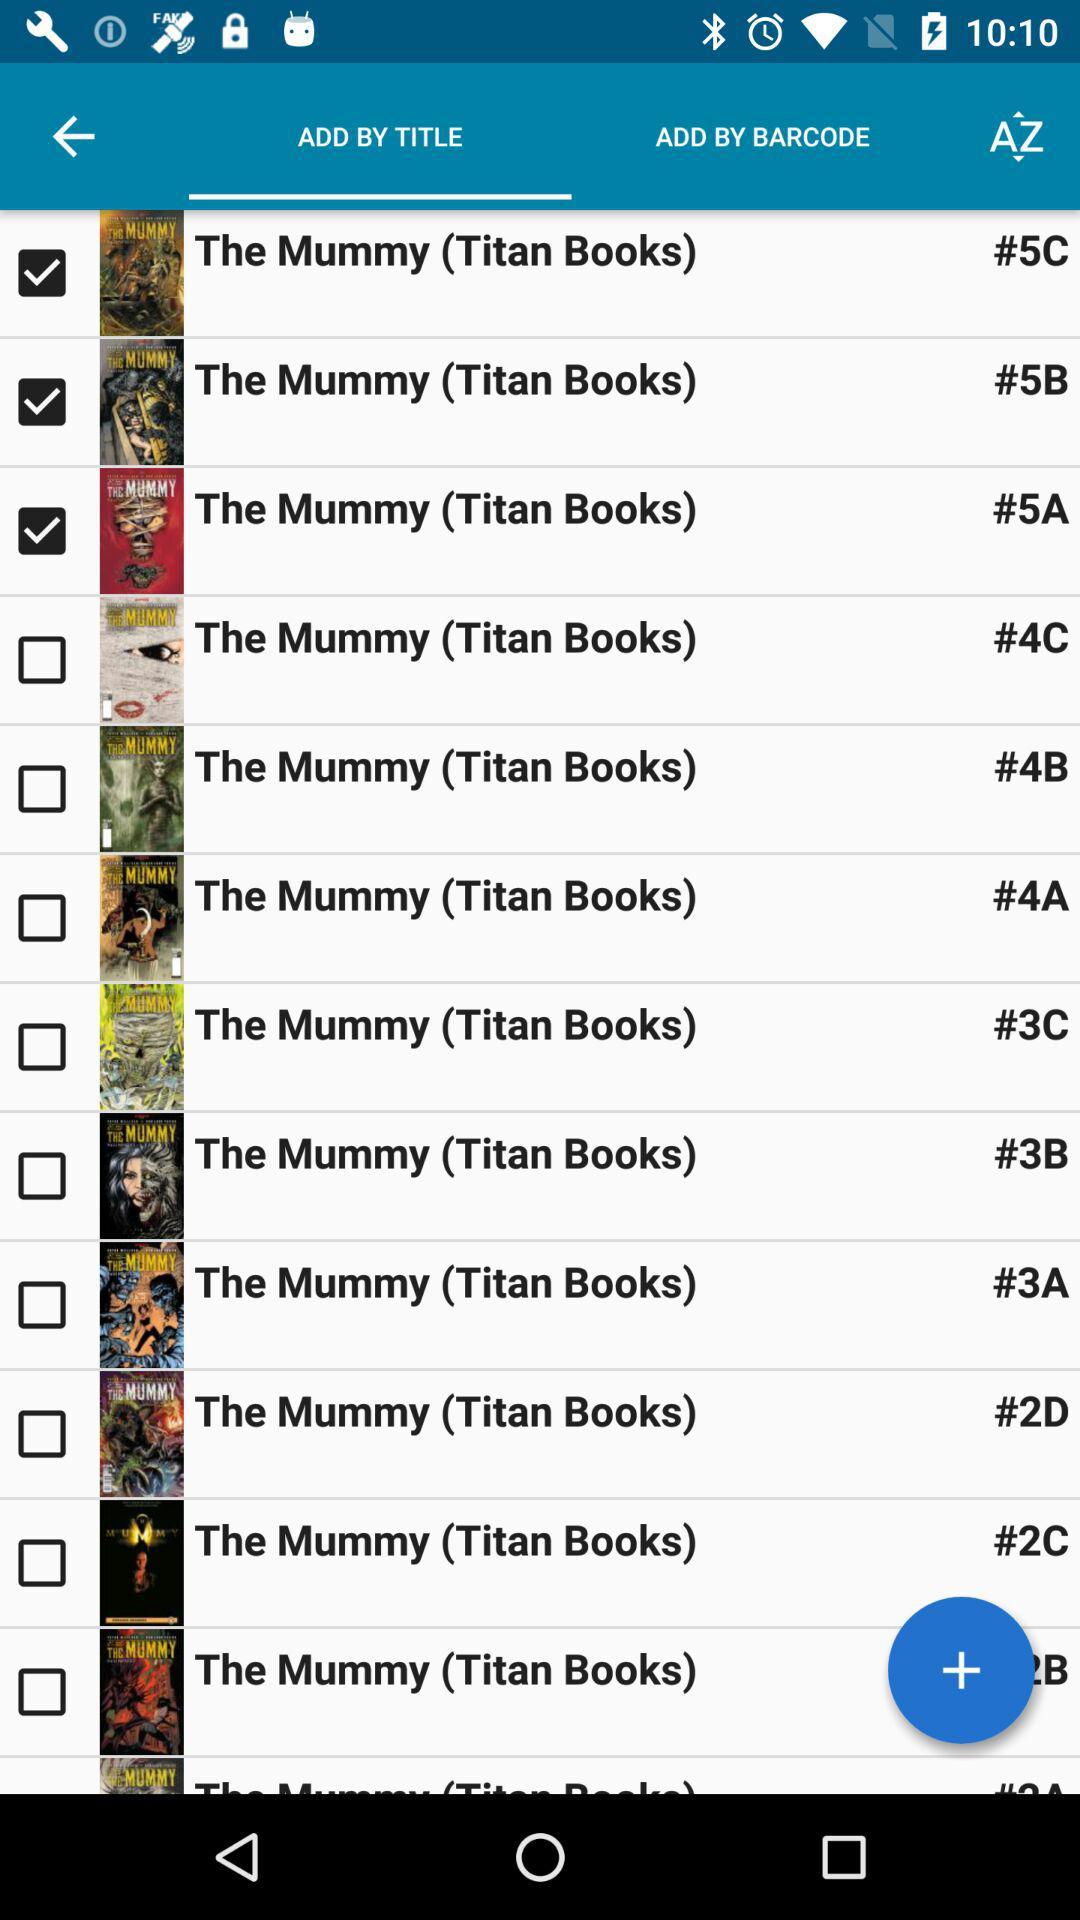  What do you see at coordinates (48, 401) in the screenshot?
I see `the selected option` at bounding box center [48, 401].